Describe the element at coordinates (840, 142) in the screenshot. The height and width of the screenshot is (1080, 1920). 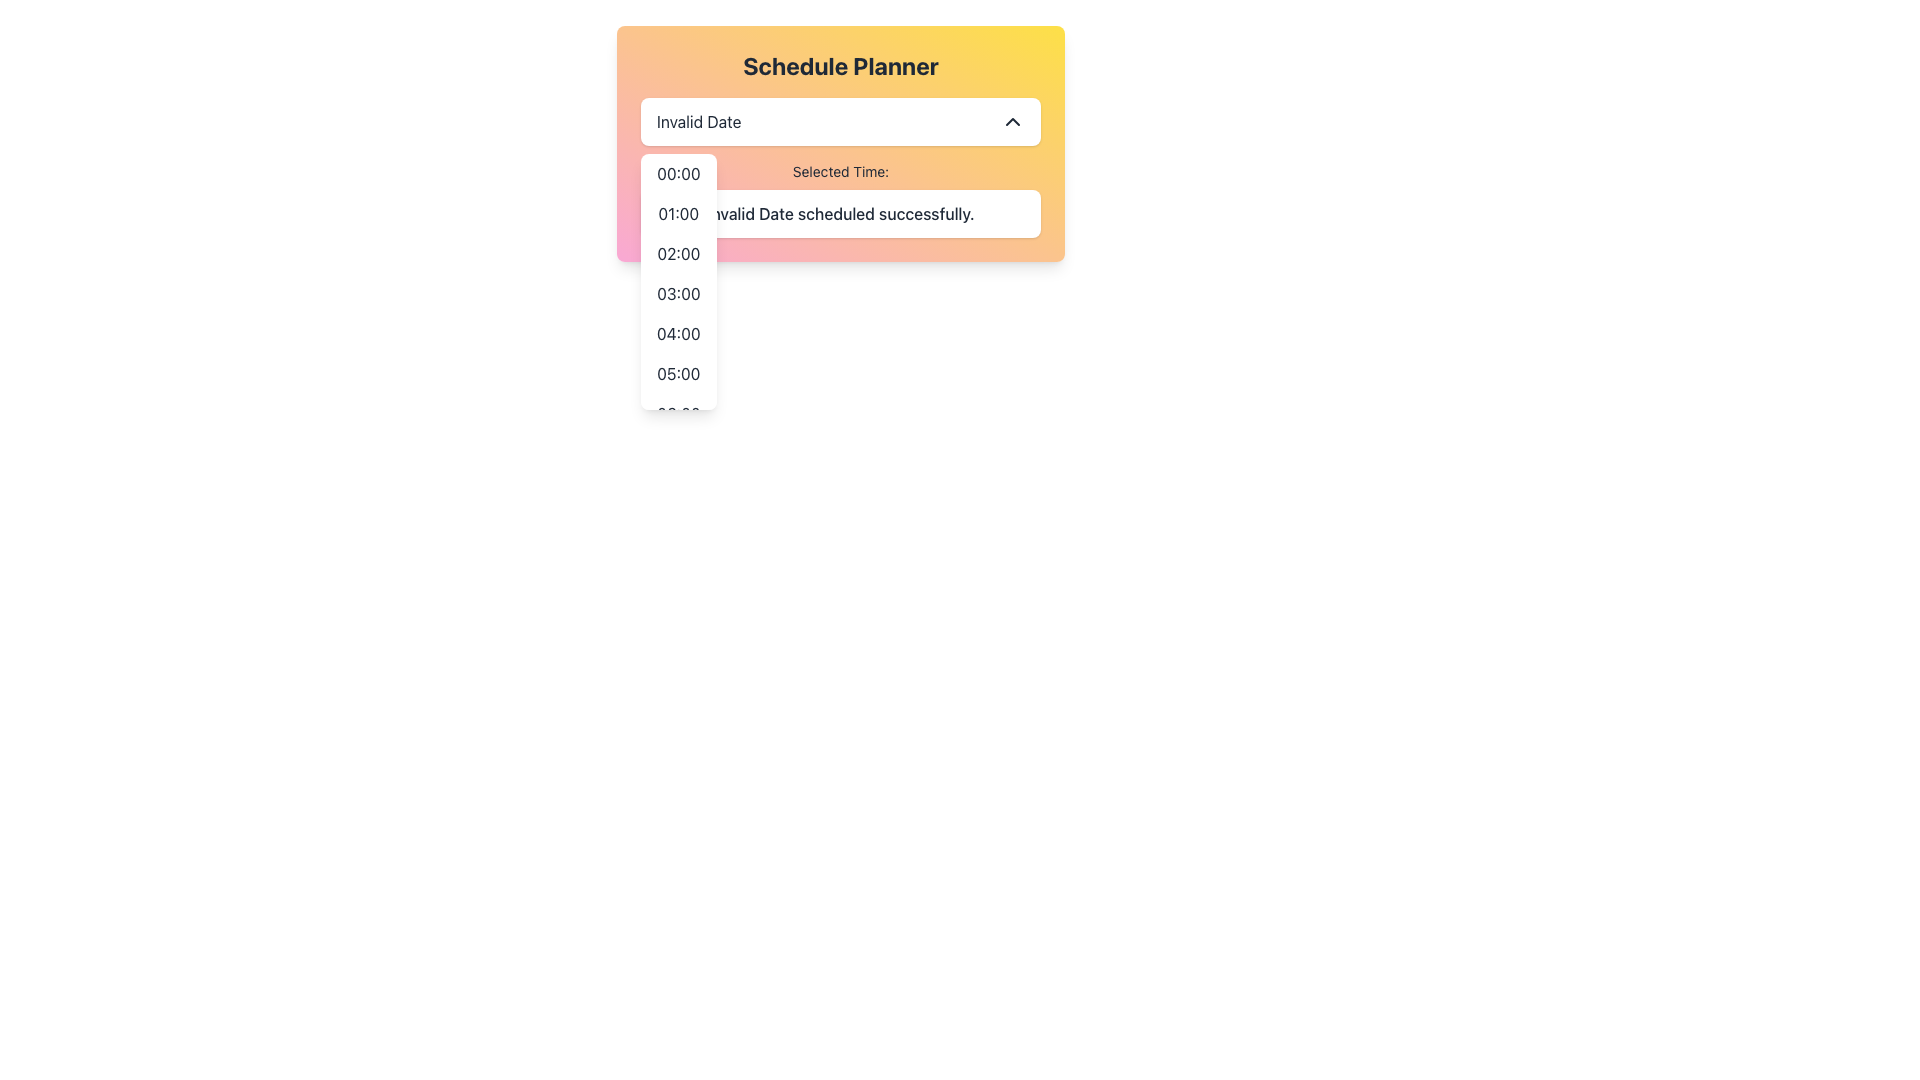
I see `a time from the Interactive time selection menu located below the title 'Schedule Planner' and above 'Selected Time:' by clicking on the dropdown menu` at that location.